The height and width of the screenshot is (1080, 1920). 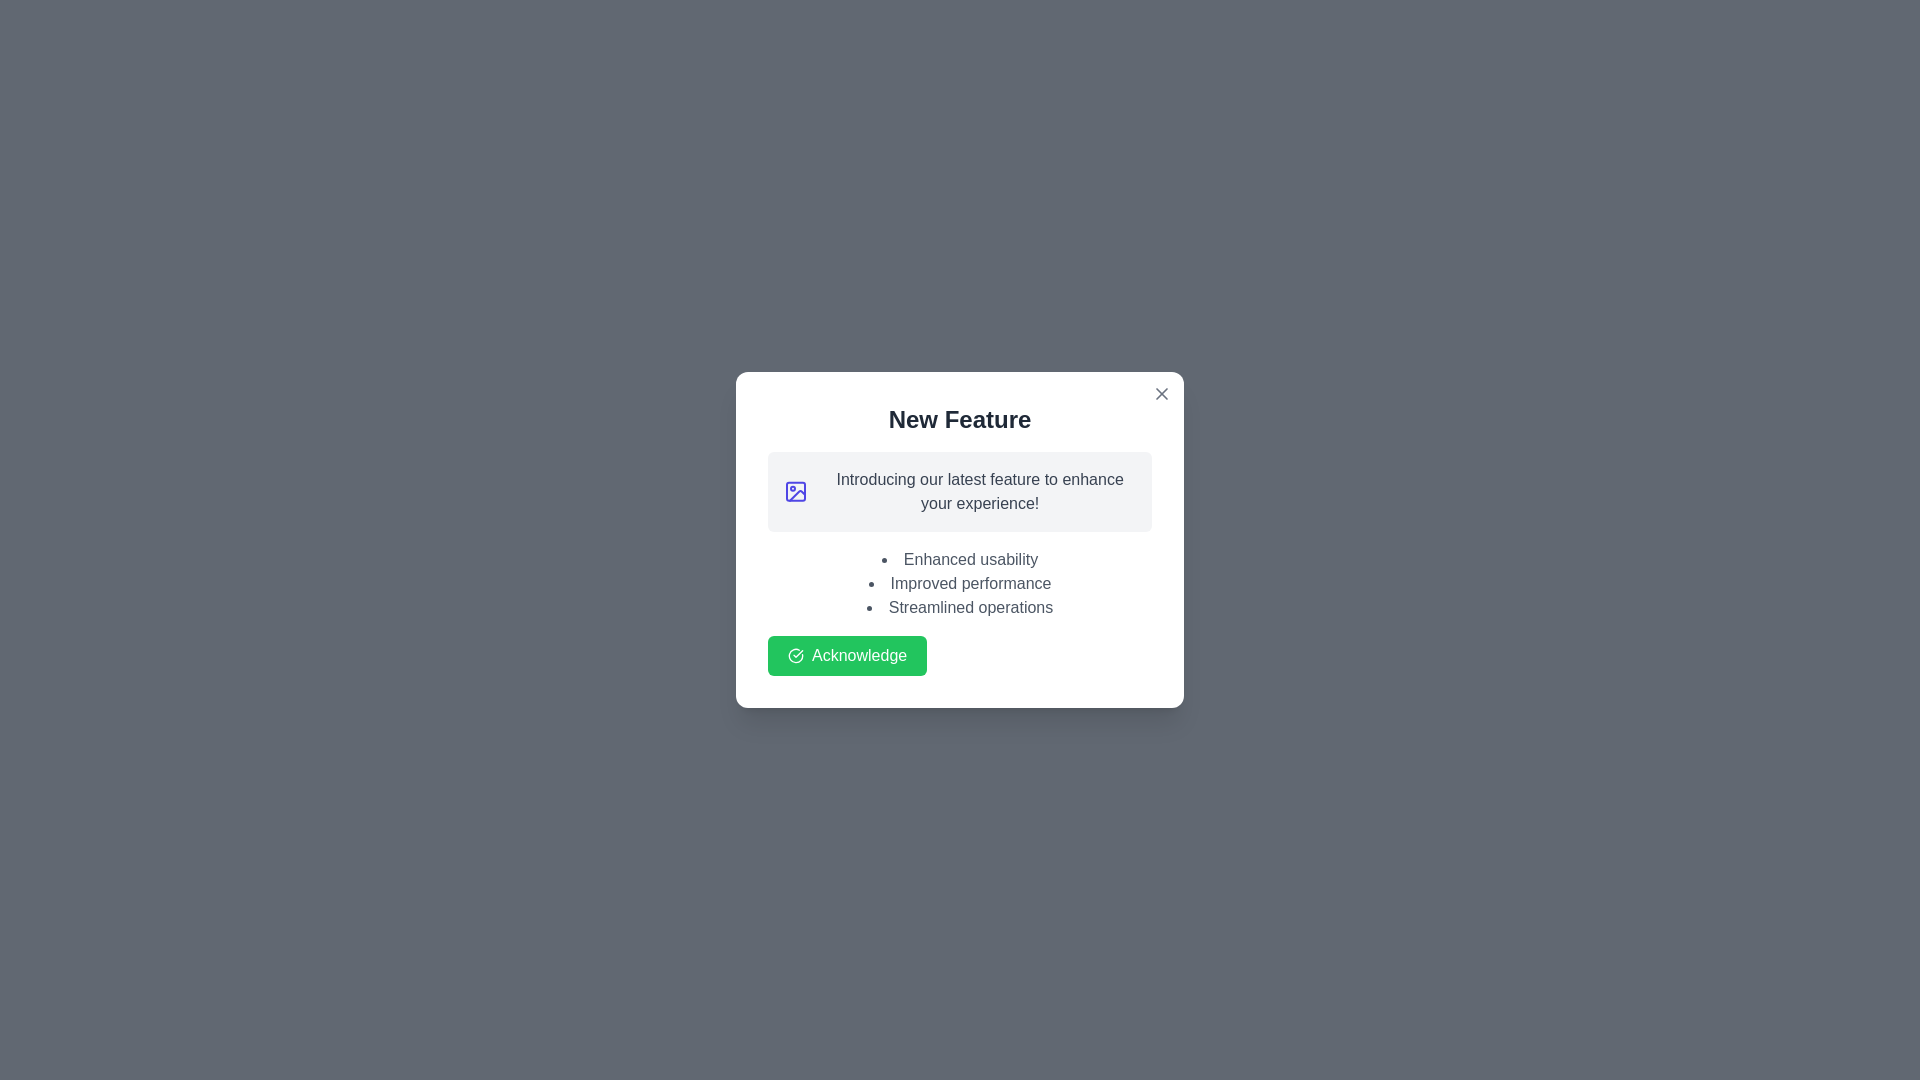 I want to click on text of the second bullet point item in the modal dialog, which contains 'Improved performance', so click(x=960, y=583).